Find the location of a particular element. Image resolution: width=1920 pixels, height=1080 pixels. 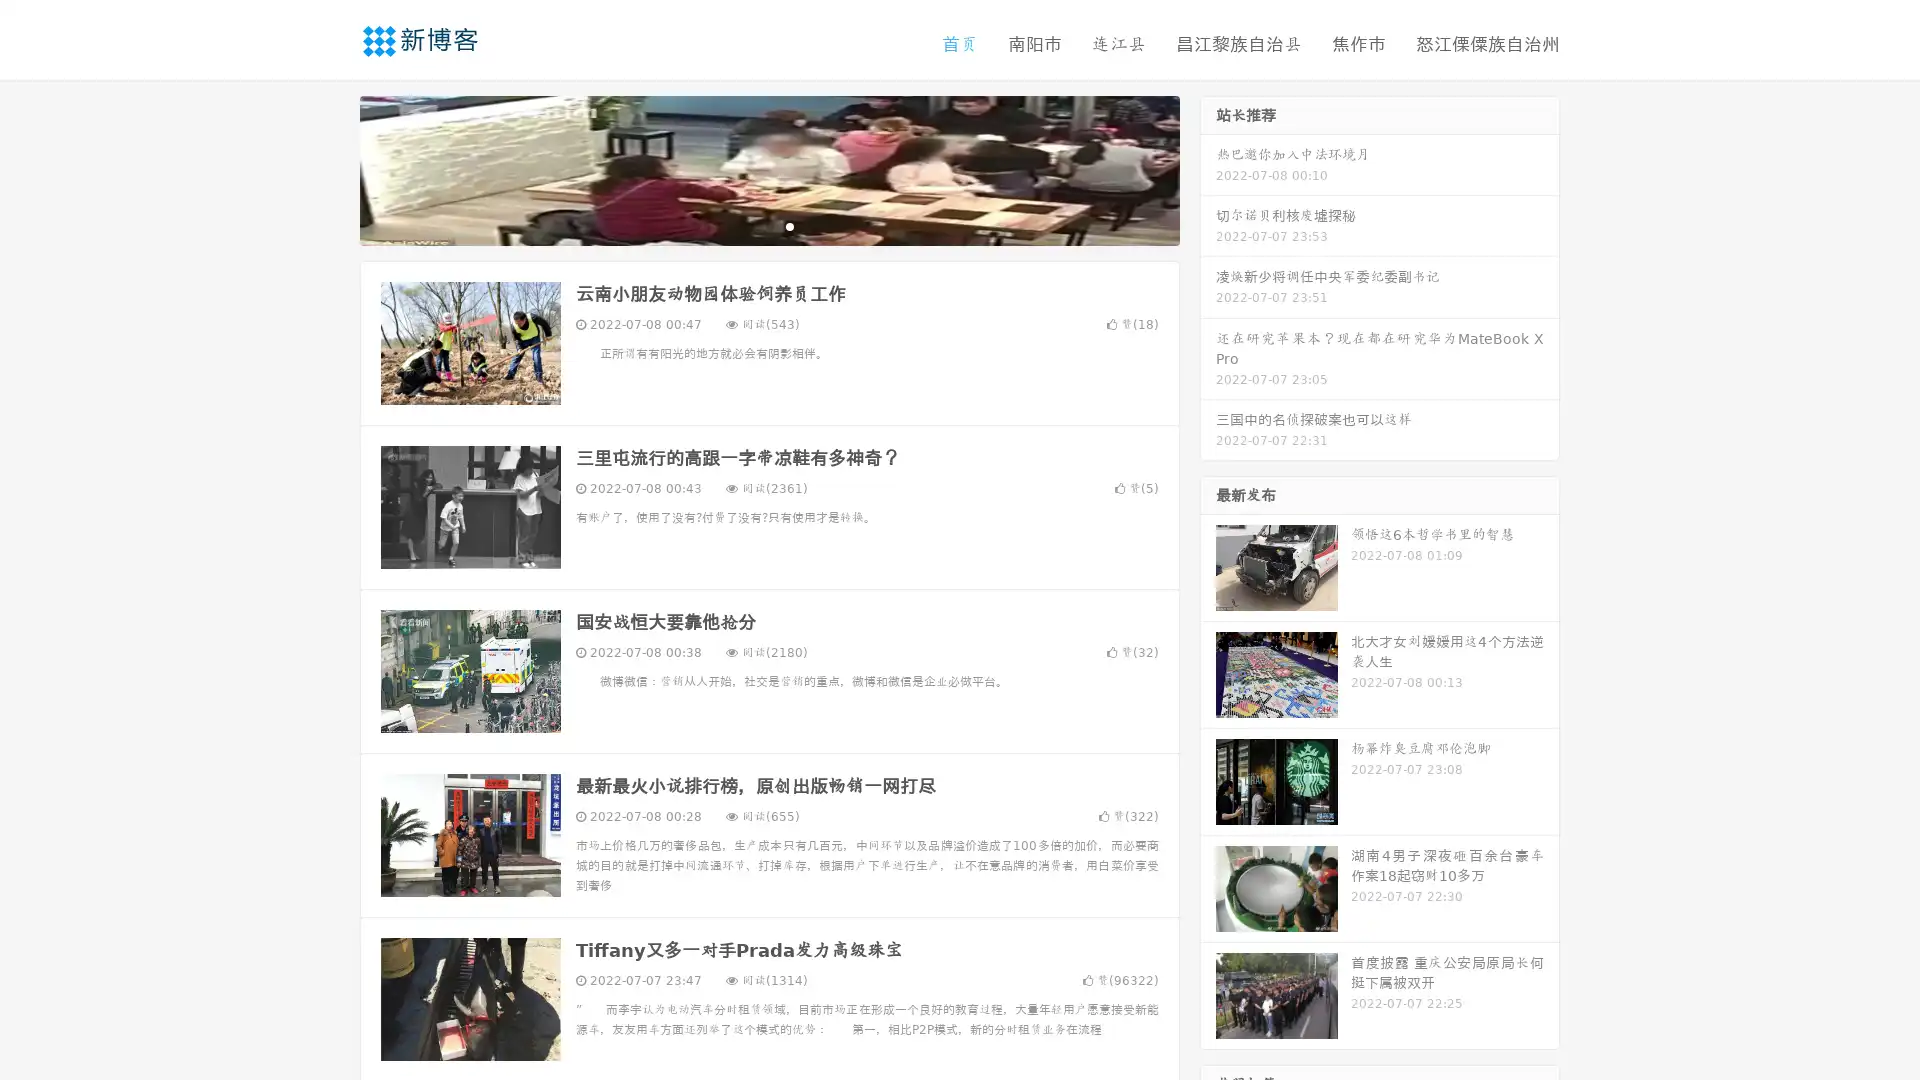

Next slide is located at coordinates (1208, 168).